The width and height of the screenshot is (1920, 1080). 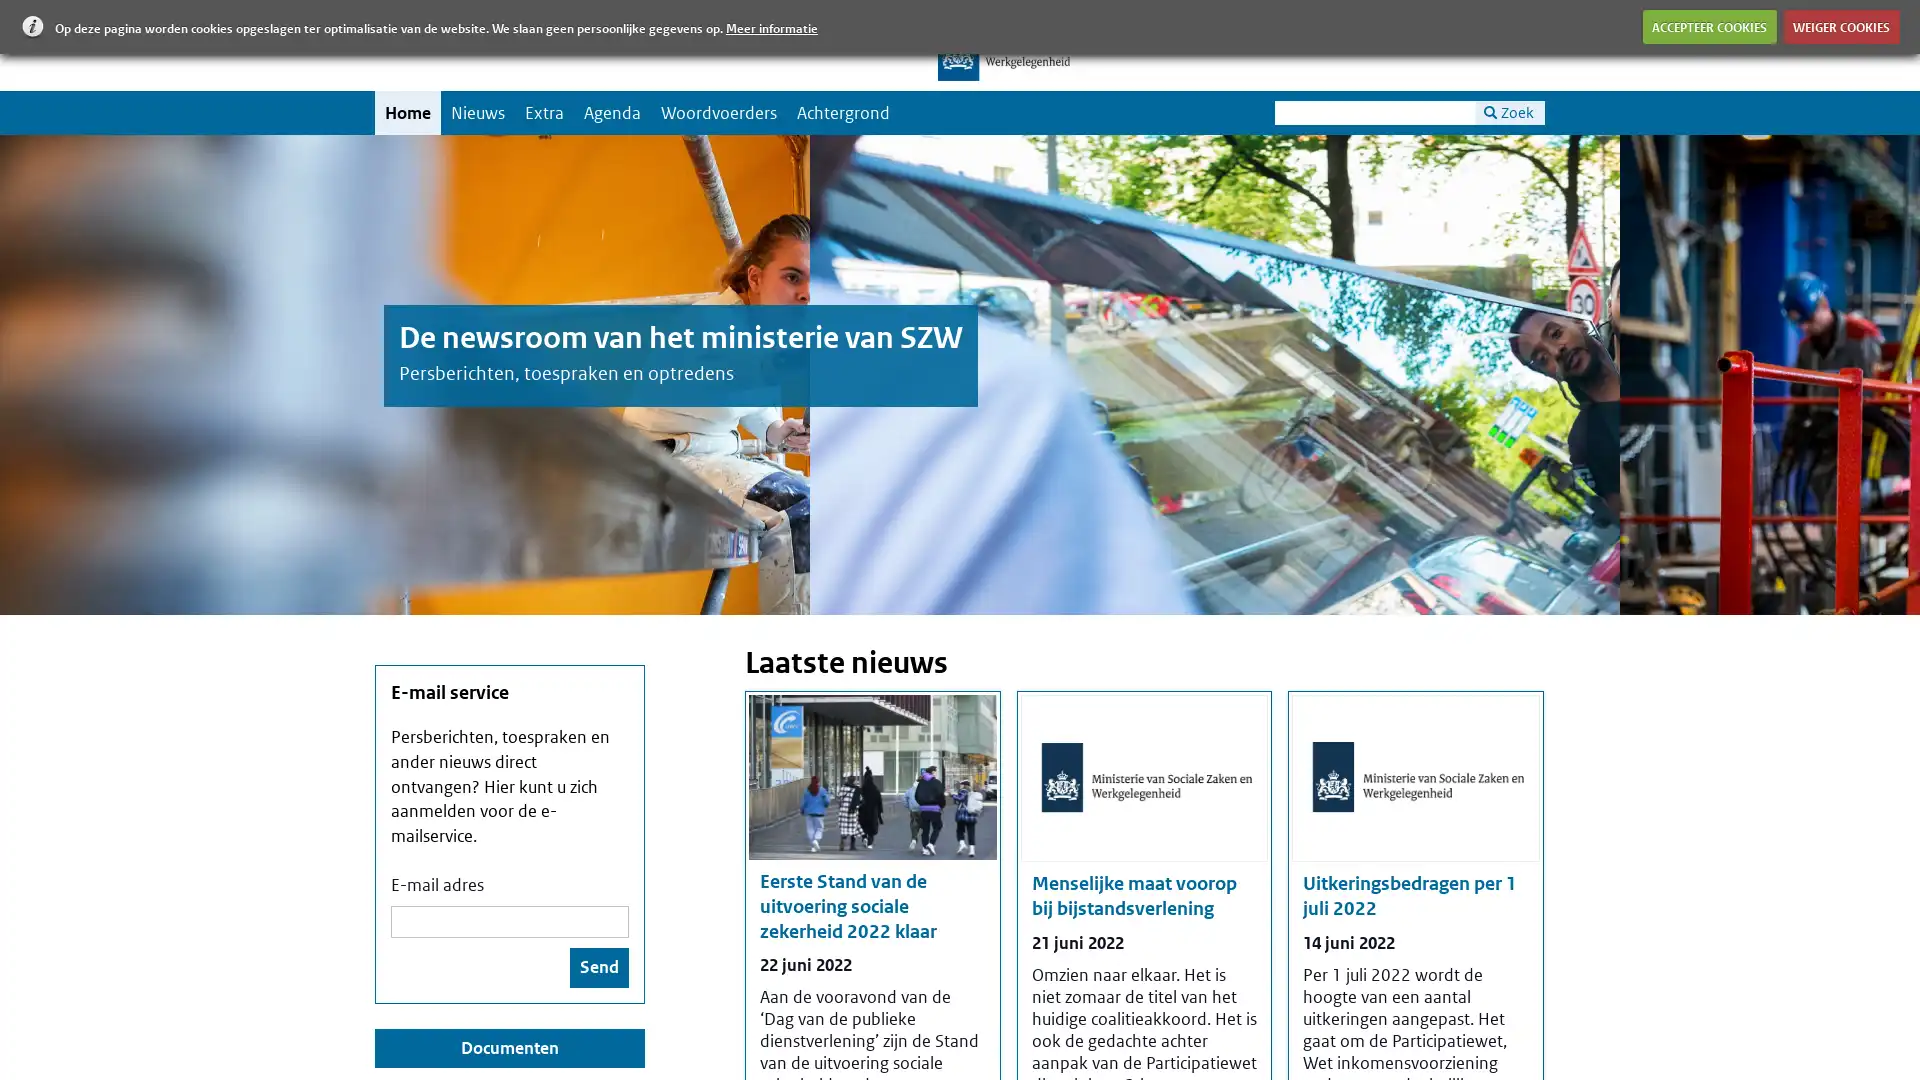 What do you see at coordinates (1510, 111) in the screenshot?
I see `Zoek` at bounding box center [1510, 111].